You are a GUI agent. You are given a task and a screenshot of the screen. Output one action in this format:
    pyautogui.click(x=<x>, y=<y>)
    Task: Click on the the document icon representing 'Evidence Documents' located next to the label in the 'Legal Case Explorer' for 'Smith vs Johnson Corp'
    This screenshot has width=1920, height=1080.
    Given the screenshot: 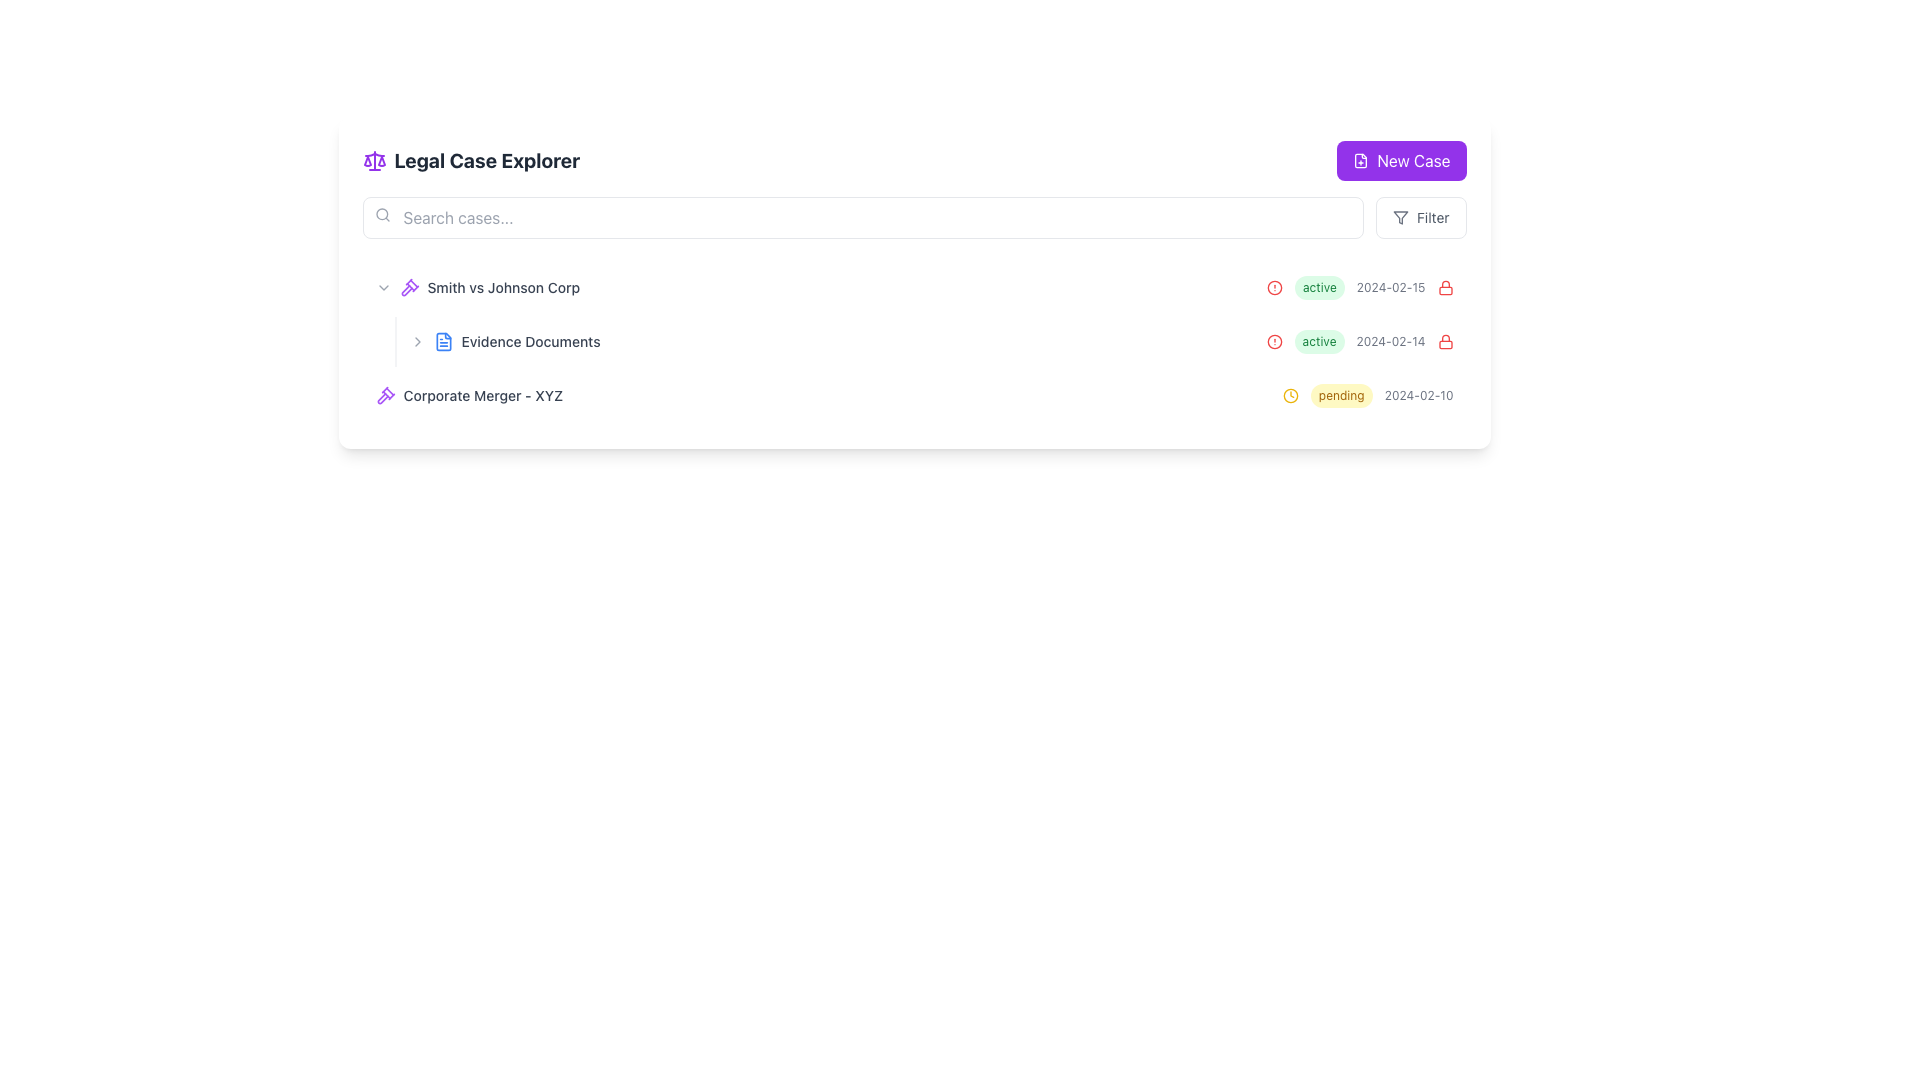 What is the action you would take?
    pyautogui.click(x=442, y=341)
    